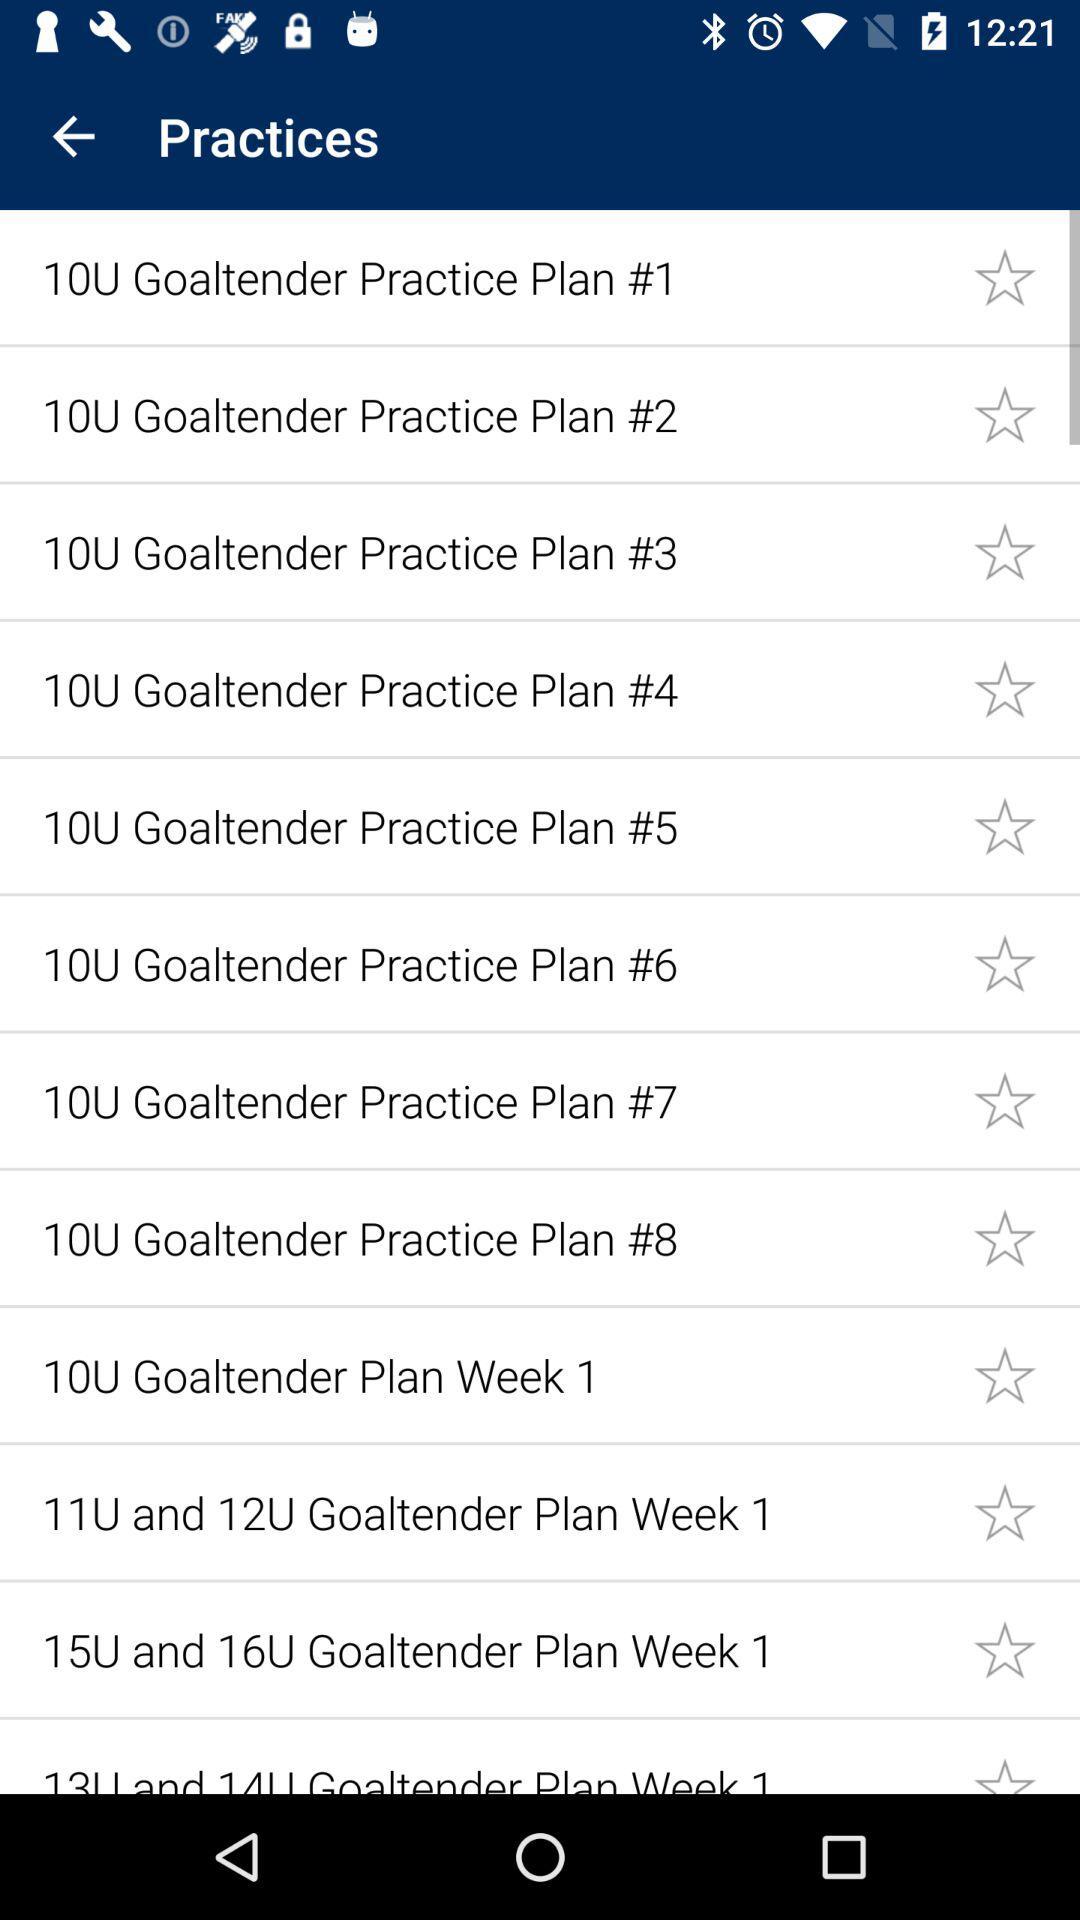 Image resolution: width=1080 pixels, height=1920 pixels. What do you see at coordinates (72, 135) in the screenshot?
I see `the item to the left of the practices item` at bounding box center [72, 135].